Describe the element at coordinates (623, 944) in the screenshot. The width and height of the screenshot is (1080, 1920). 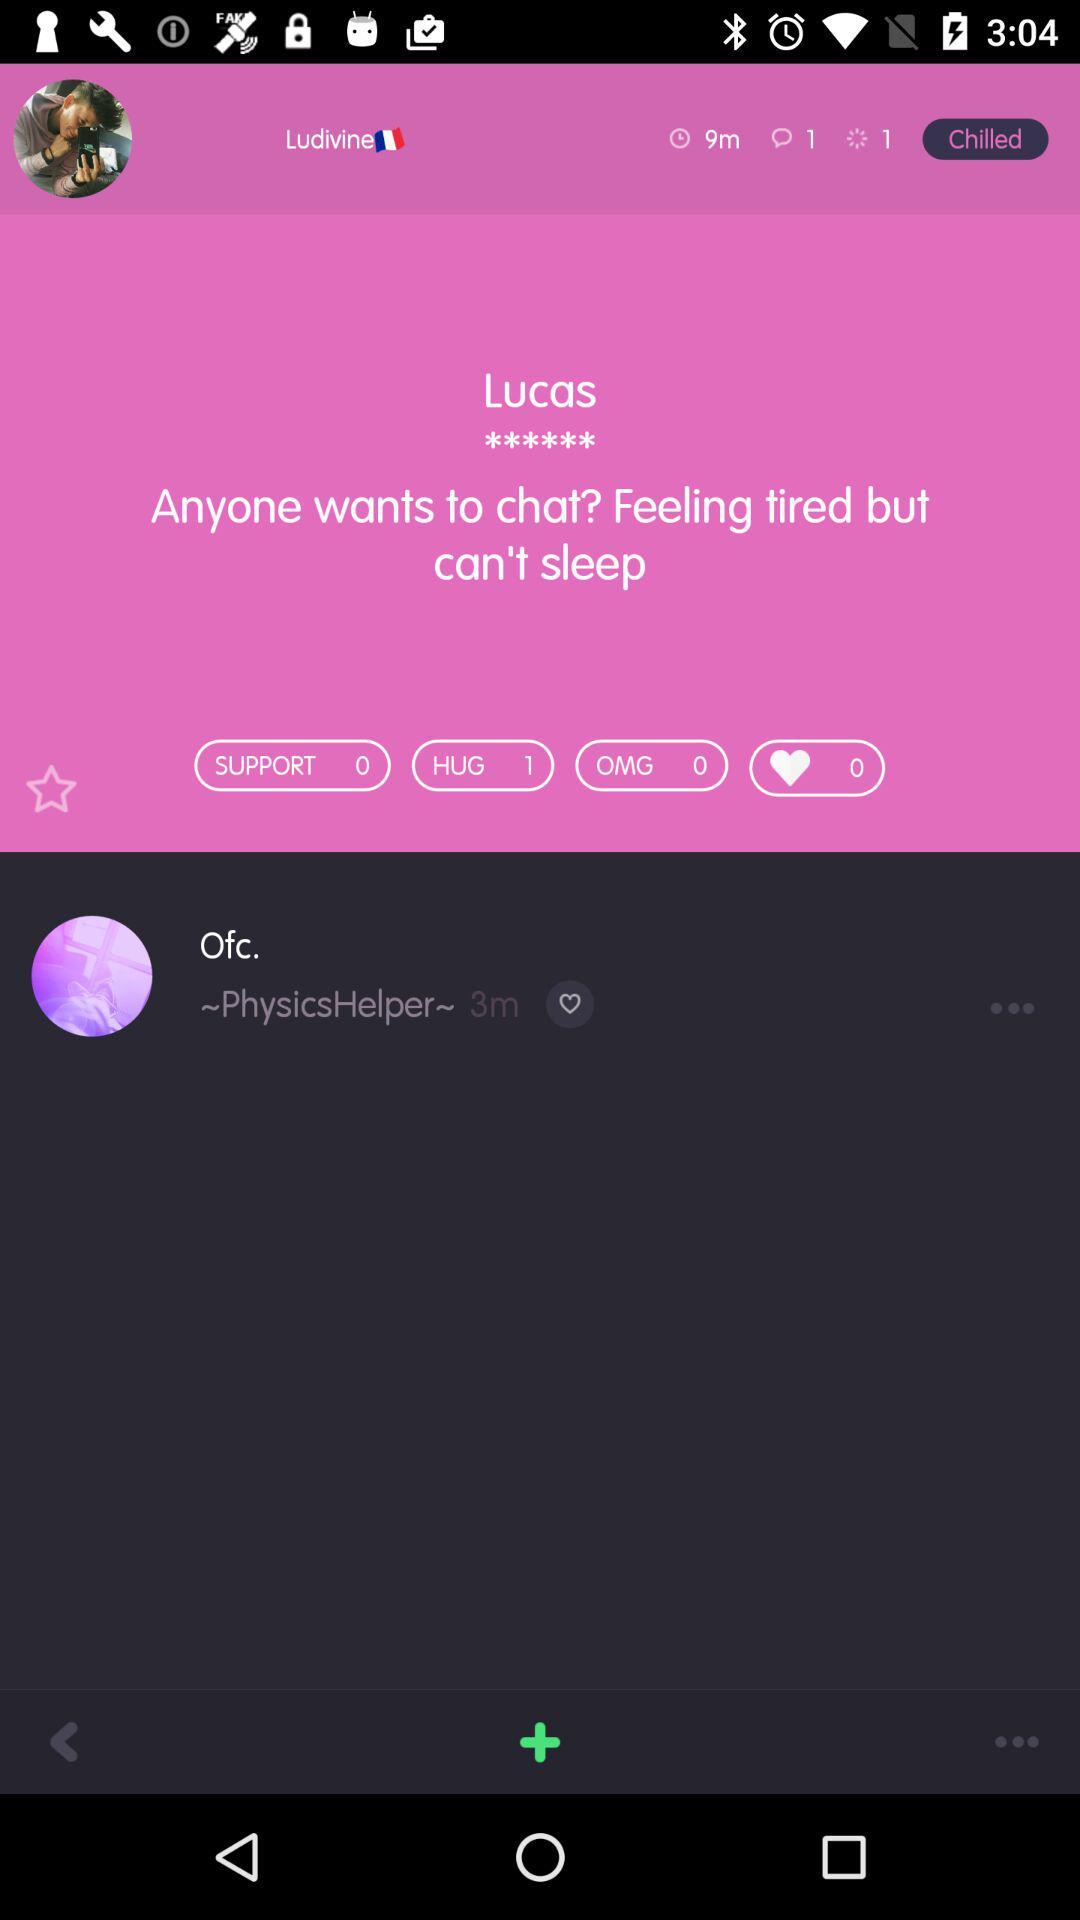
I see `the ofc. icon` at that location.